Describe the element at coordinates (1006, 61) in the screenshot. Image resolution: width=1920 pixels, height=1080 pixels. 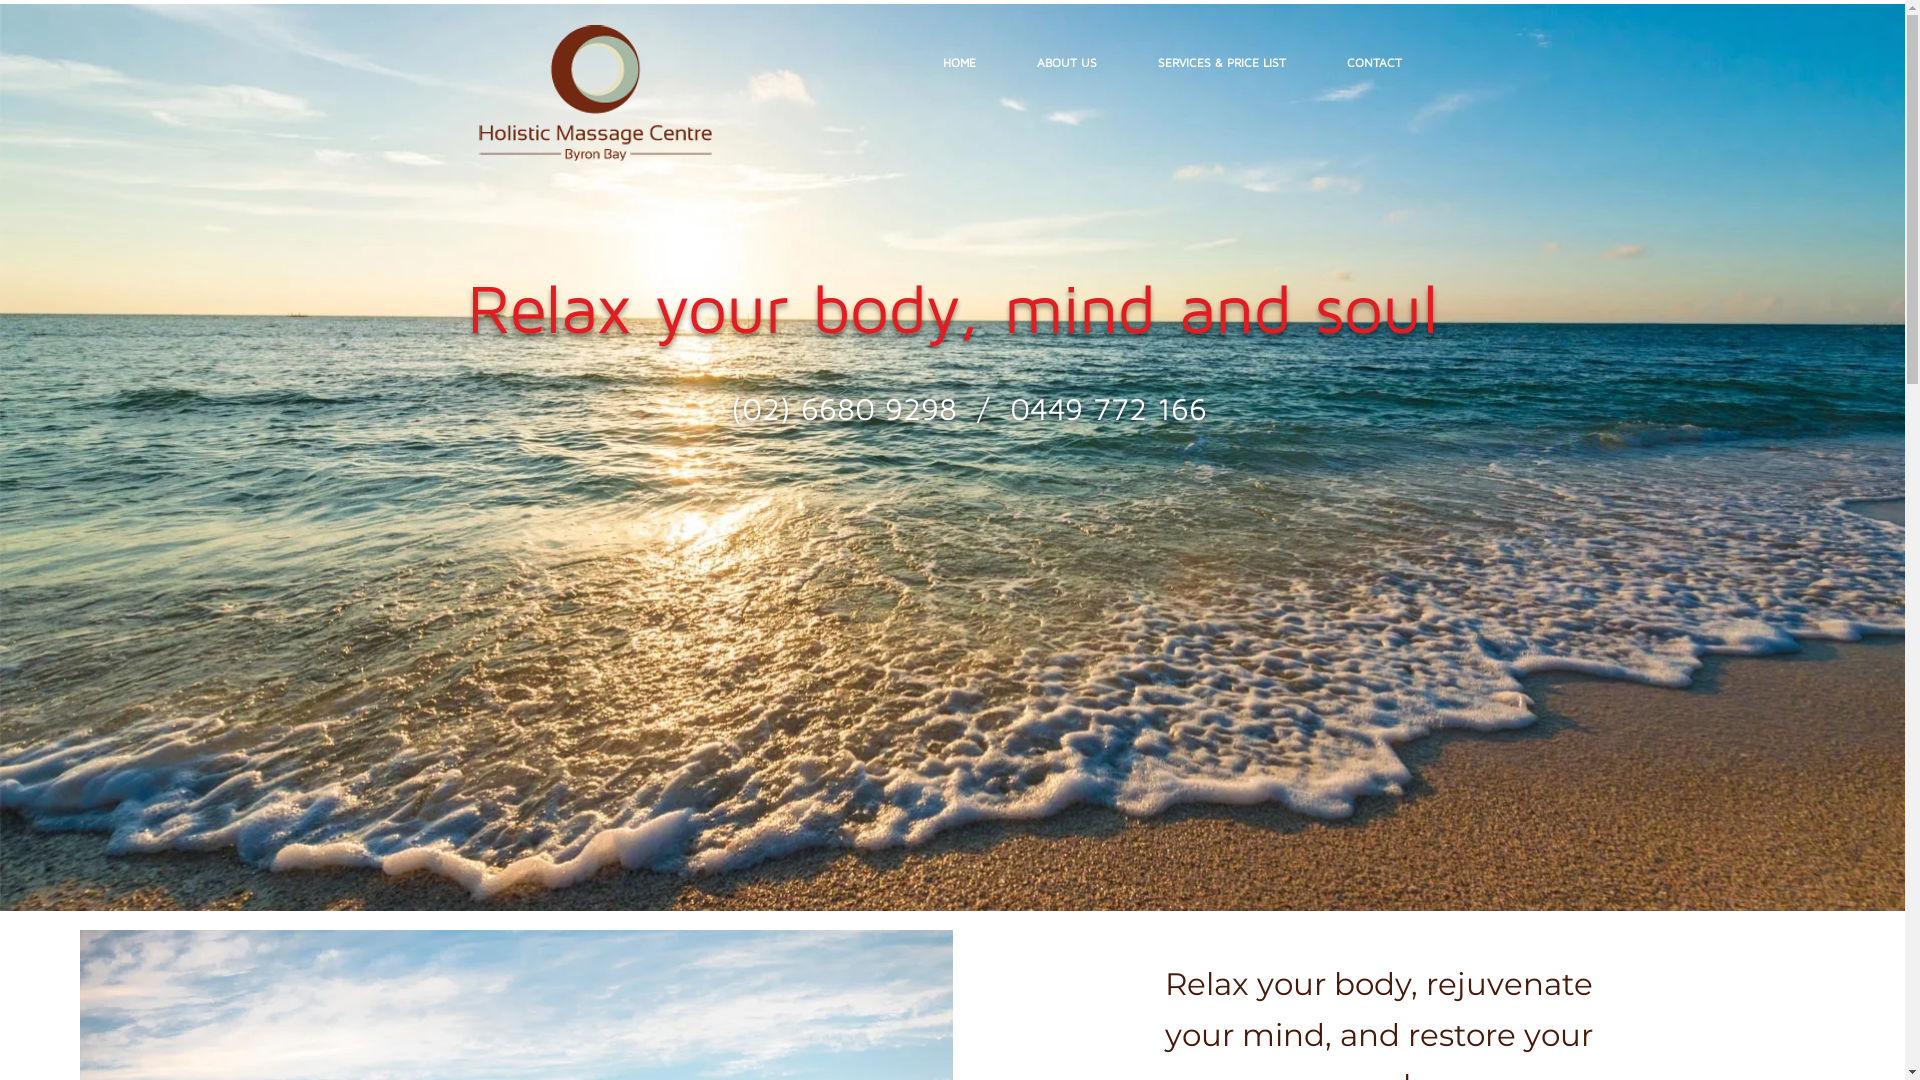
I see `'ABOUT US'` at that location.